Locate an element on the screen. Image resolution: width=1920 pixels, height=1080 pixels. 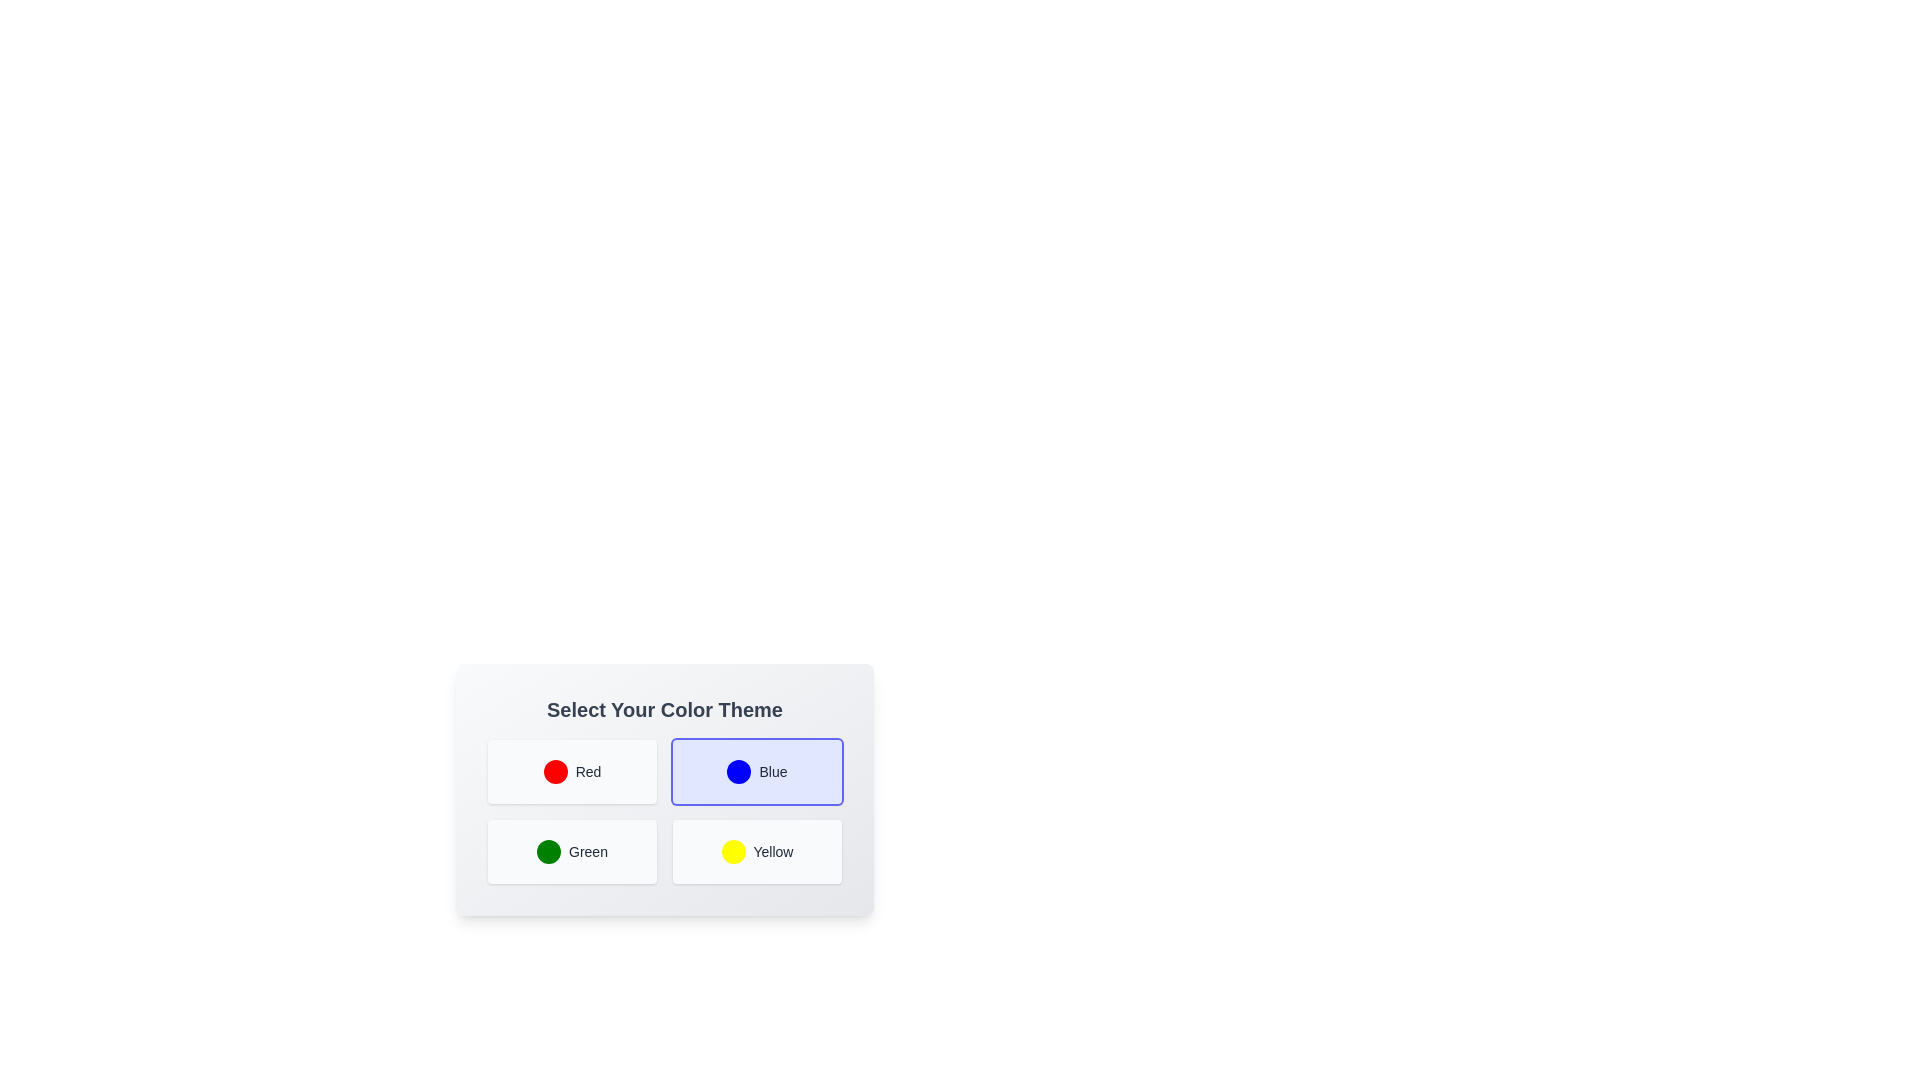
the button corresponding to the theme Yellow to select it is located at coordinates (756, 852).